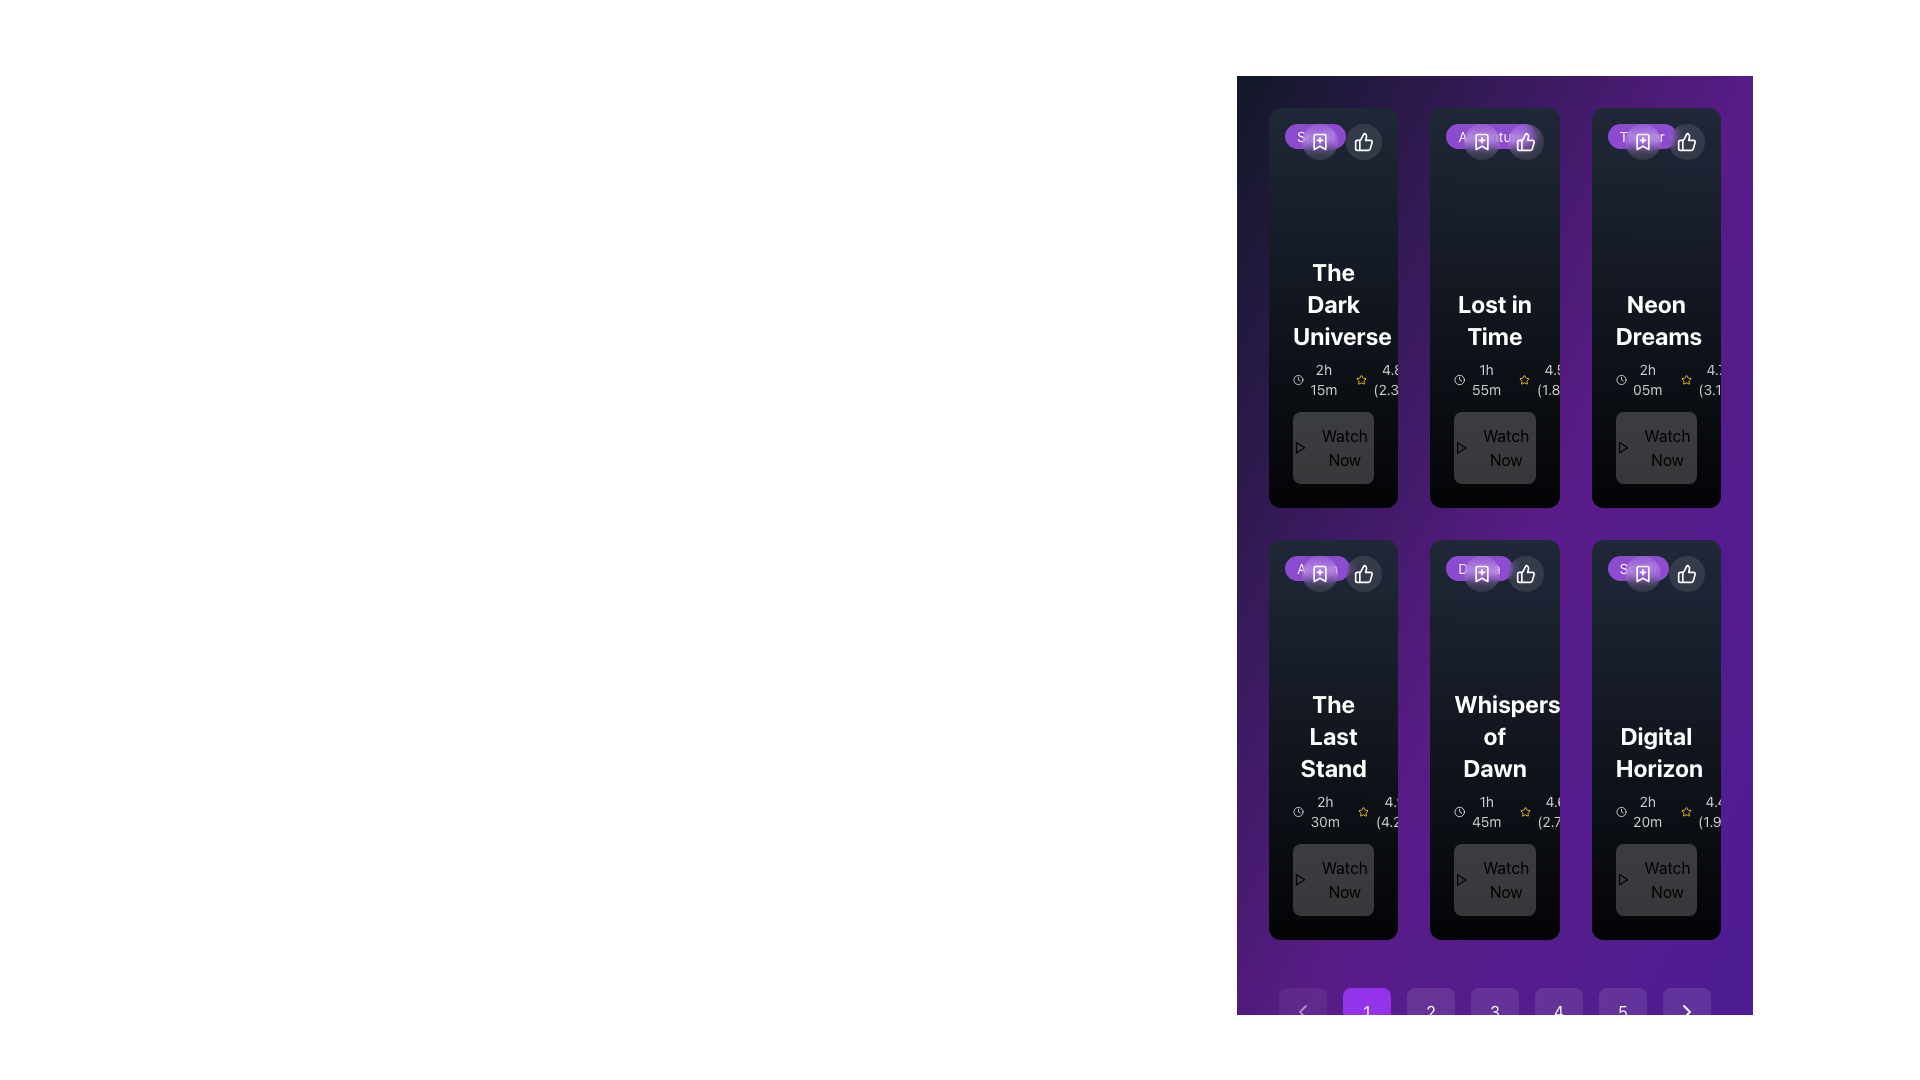  I want to click on the 'Drama' textual badge located at the top-left corner of the movie card for 'Whispers of Dawn', even though it is not marked as interactive, so click(1479, 567).